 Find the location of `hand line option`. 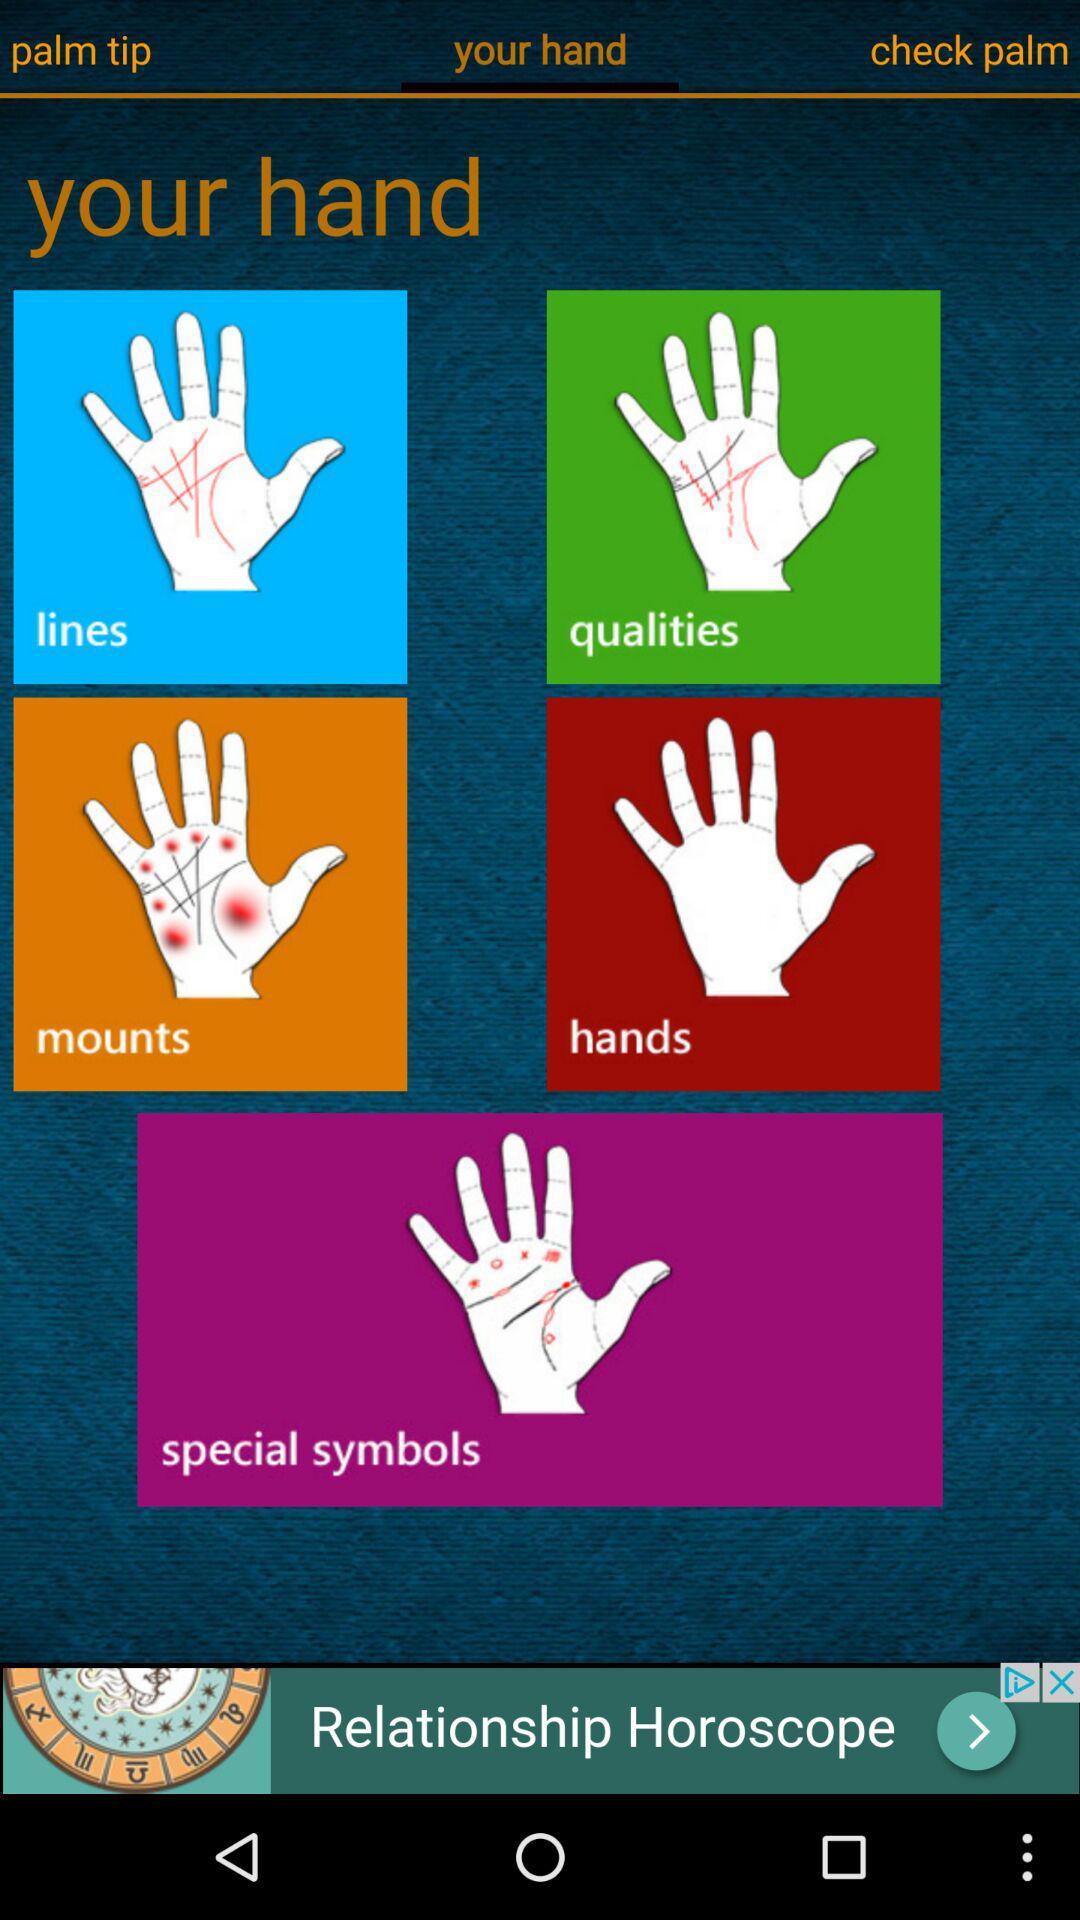

hand line option is located at coordinates (210, 487).